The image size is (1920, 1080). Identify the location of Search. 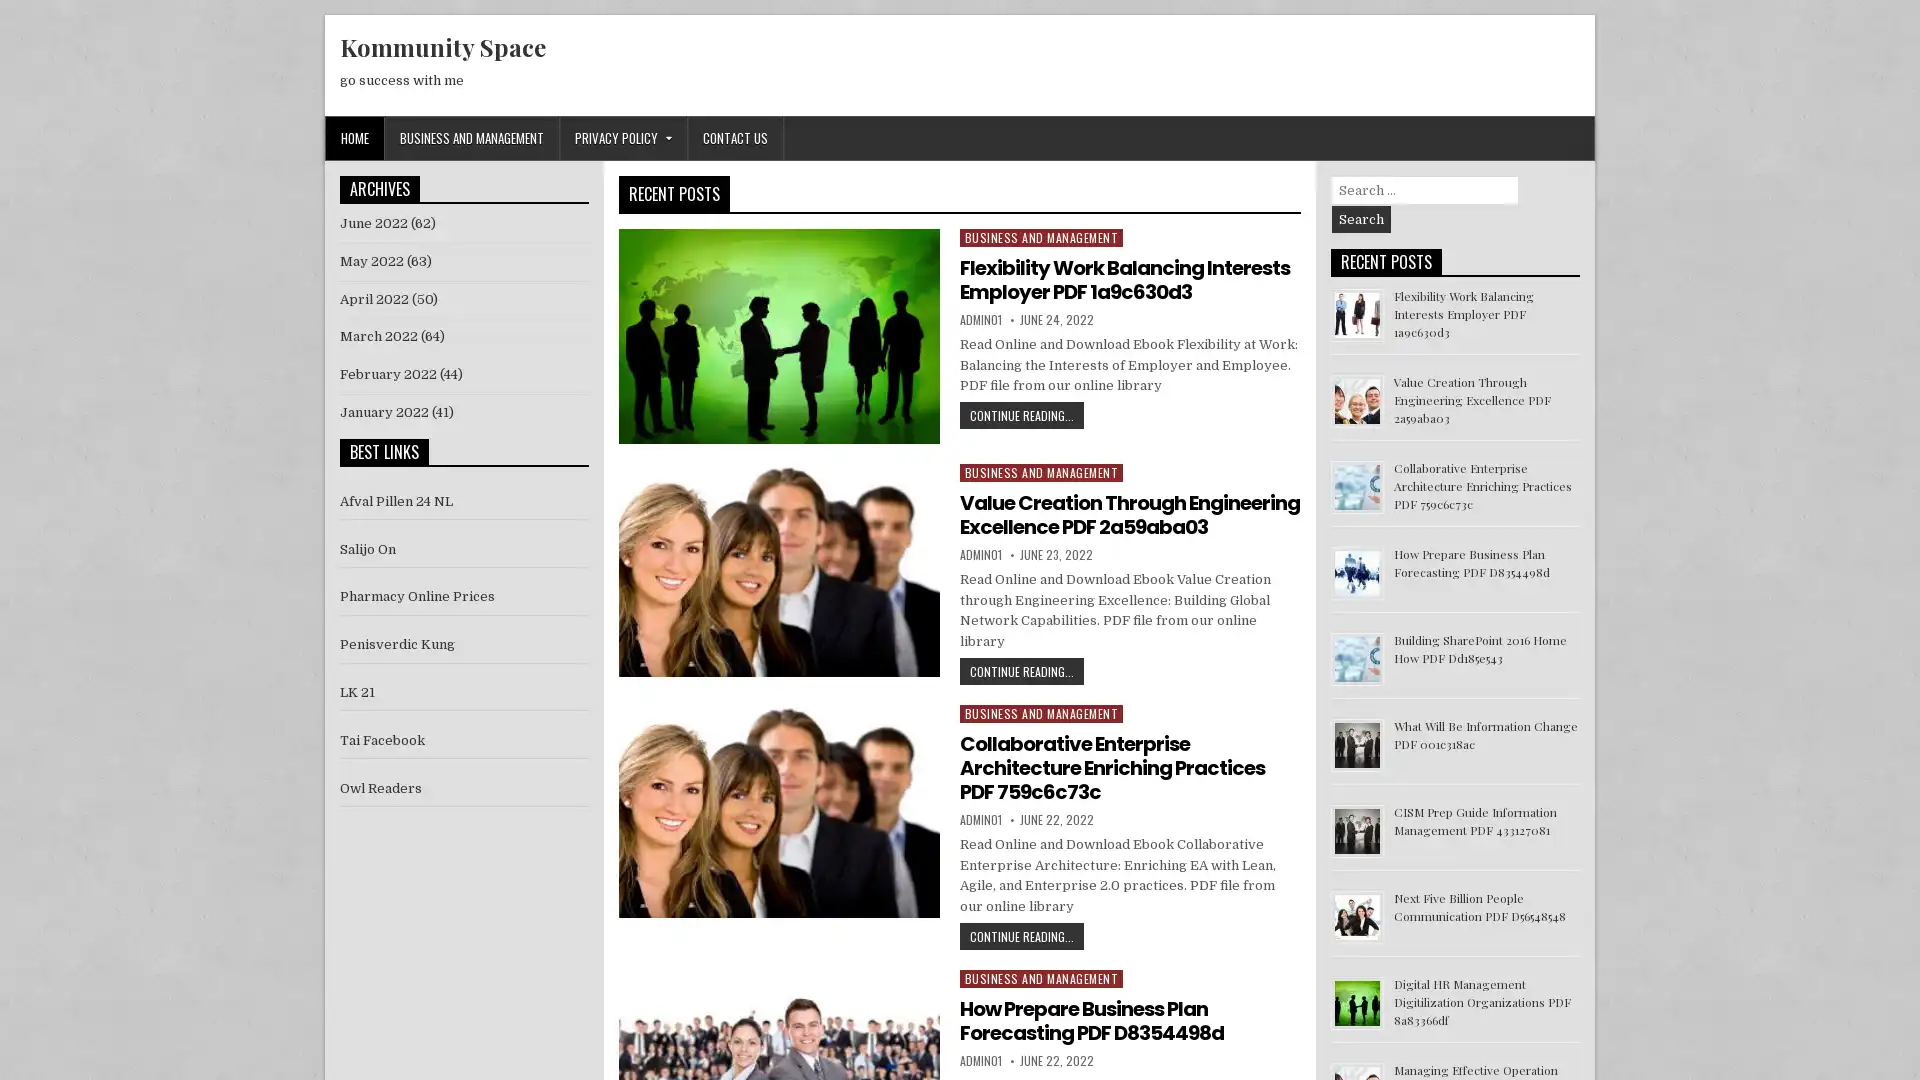
(1360, 219).